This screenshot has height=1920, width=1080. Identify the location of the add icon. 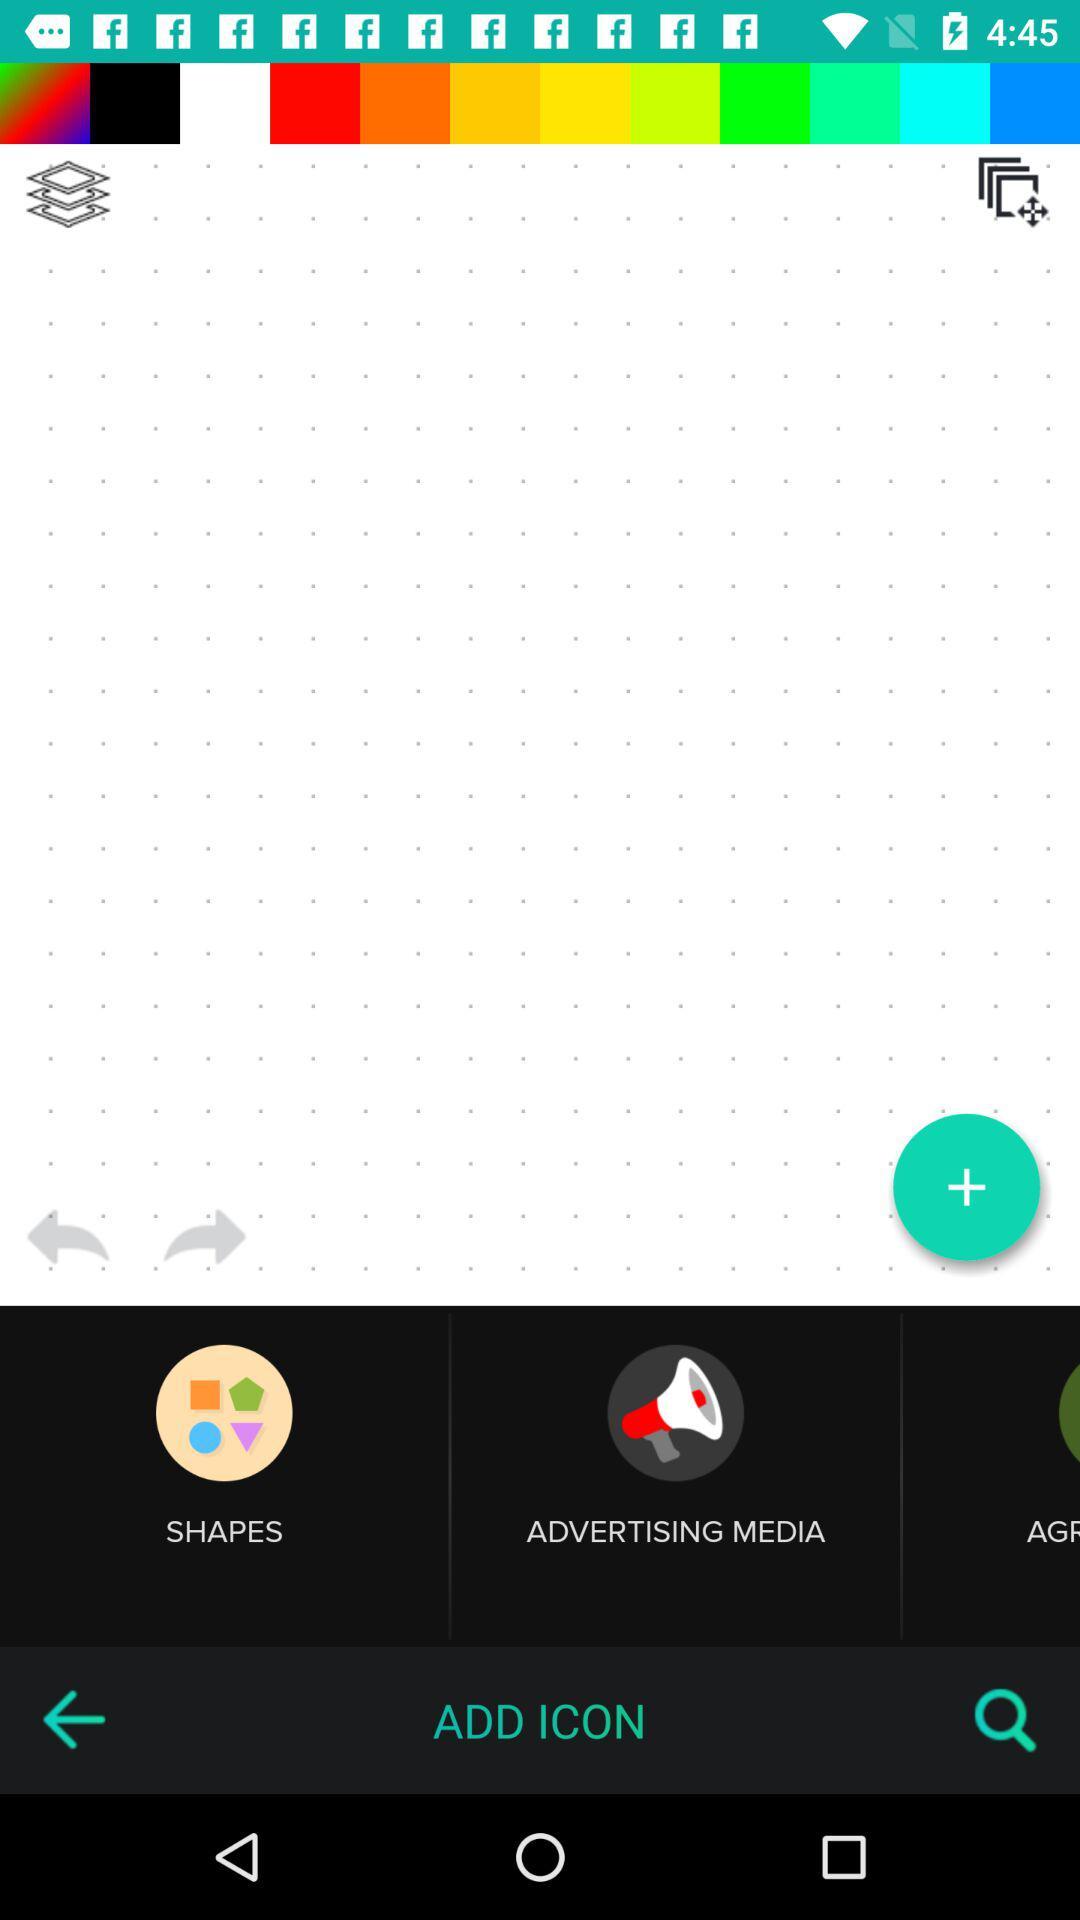
(965, 1187).